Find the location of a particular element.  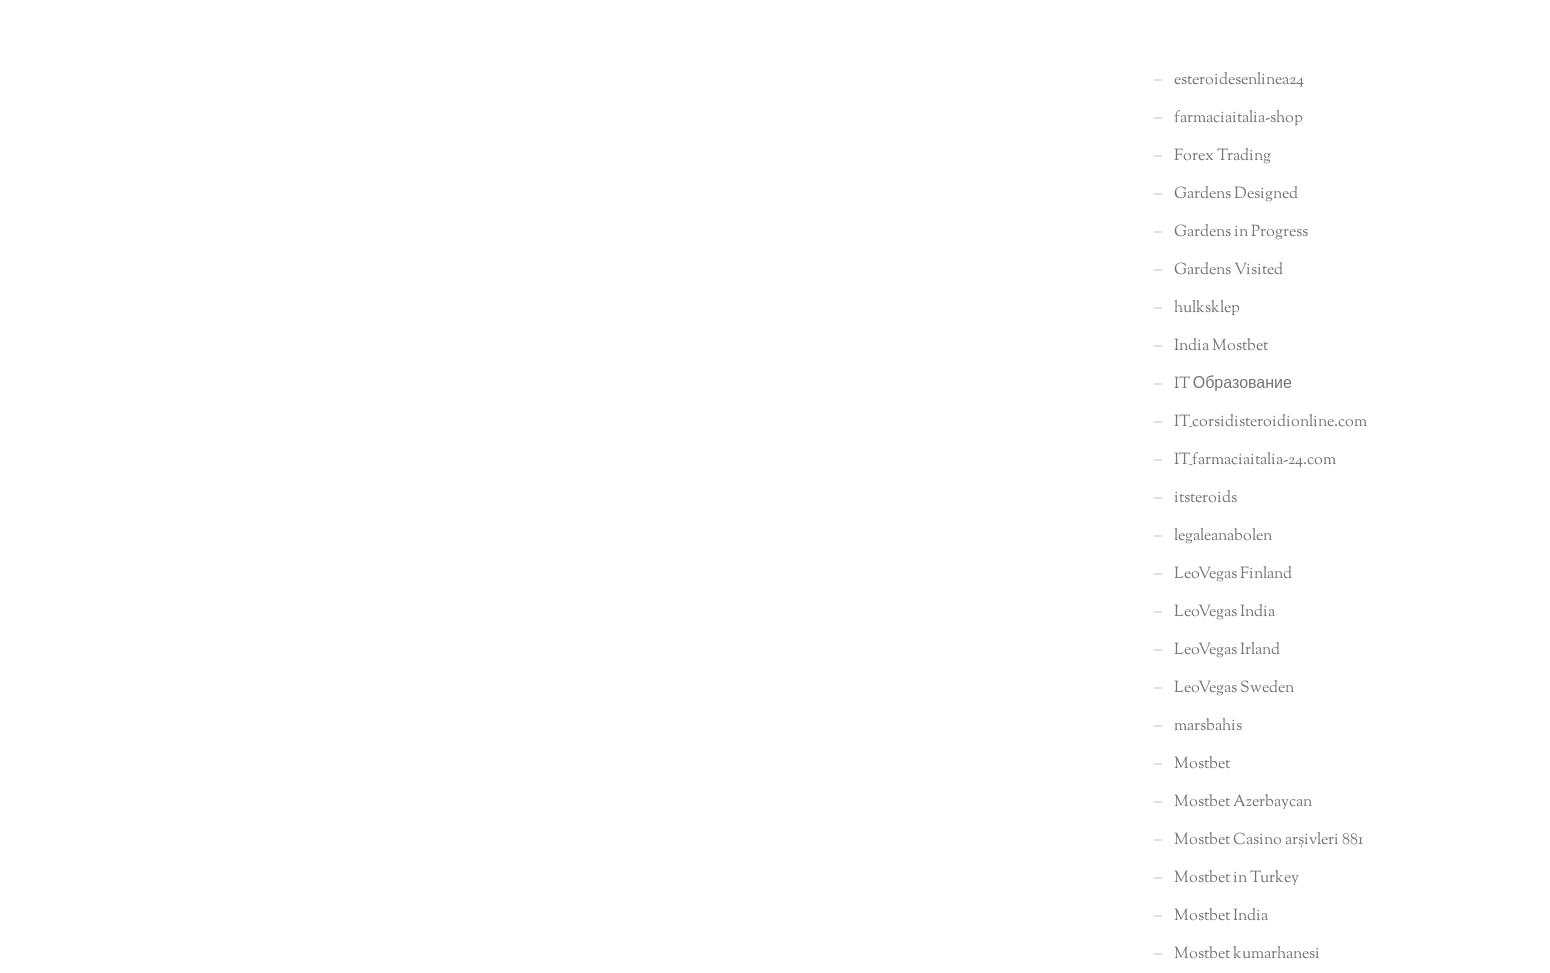

'LeoVegas Finland' is located at coordinates (1231, 573).